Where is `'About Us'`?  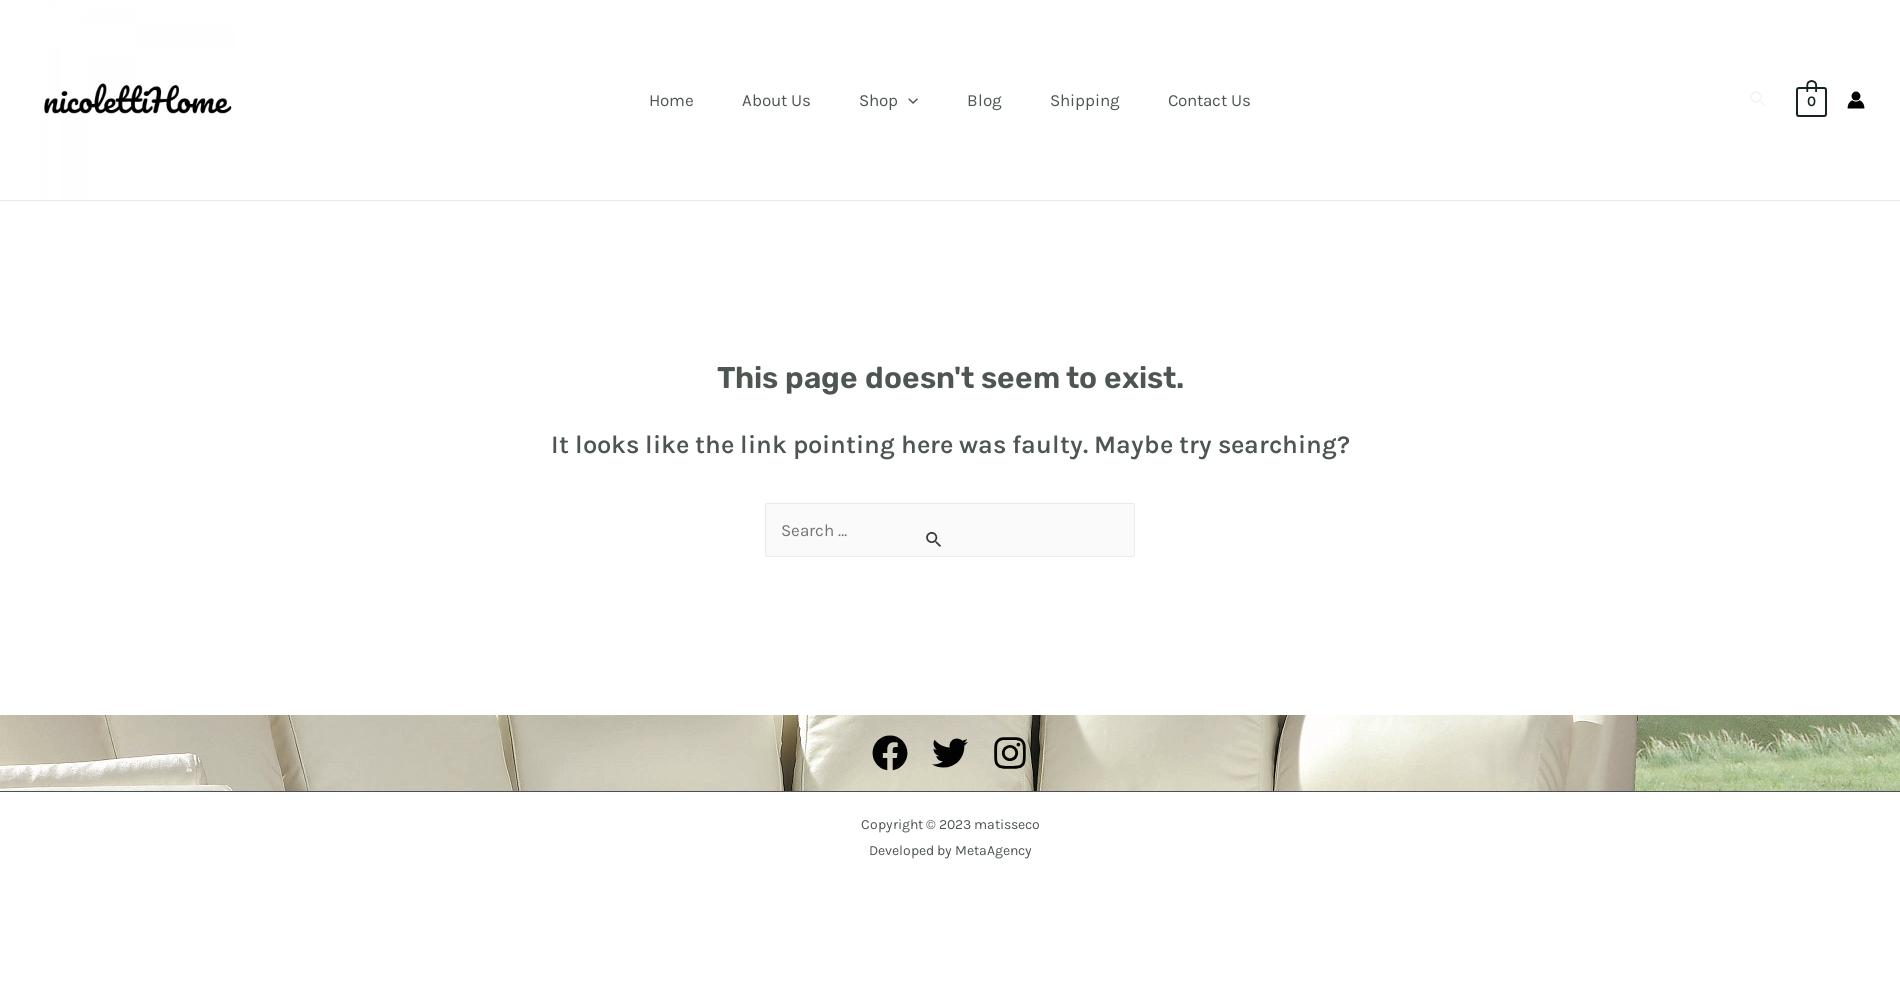
'About Us' is located at coordinates (775, 99).